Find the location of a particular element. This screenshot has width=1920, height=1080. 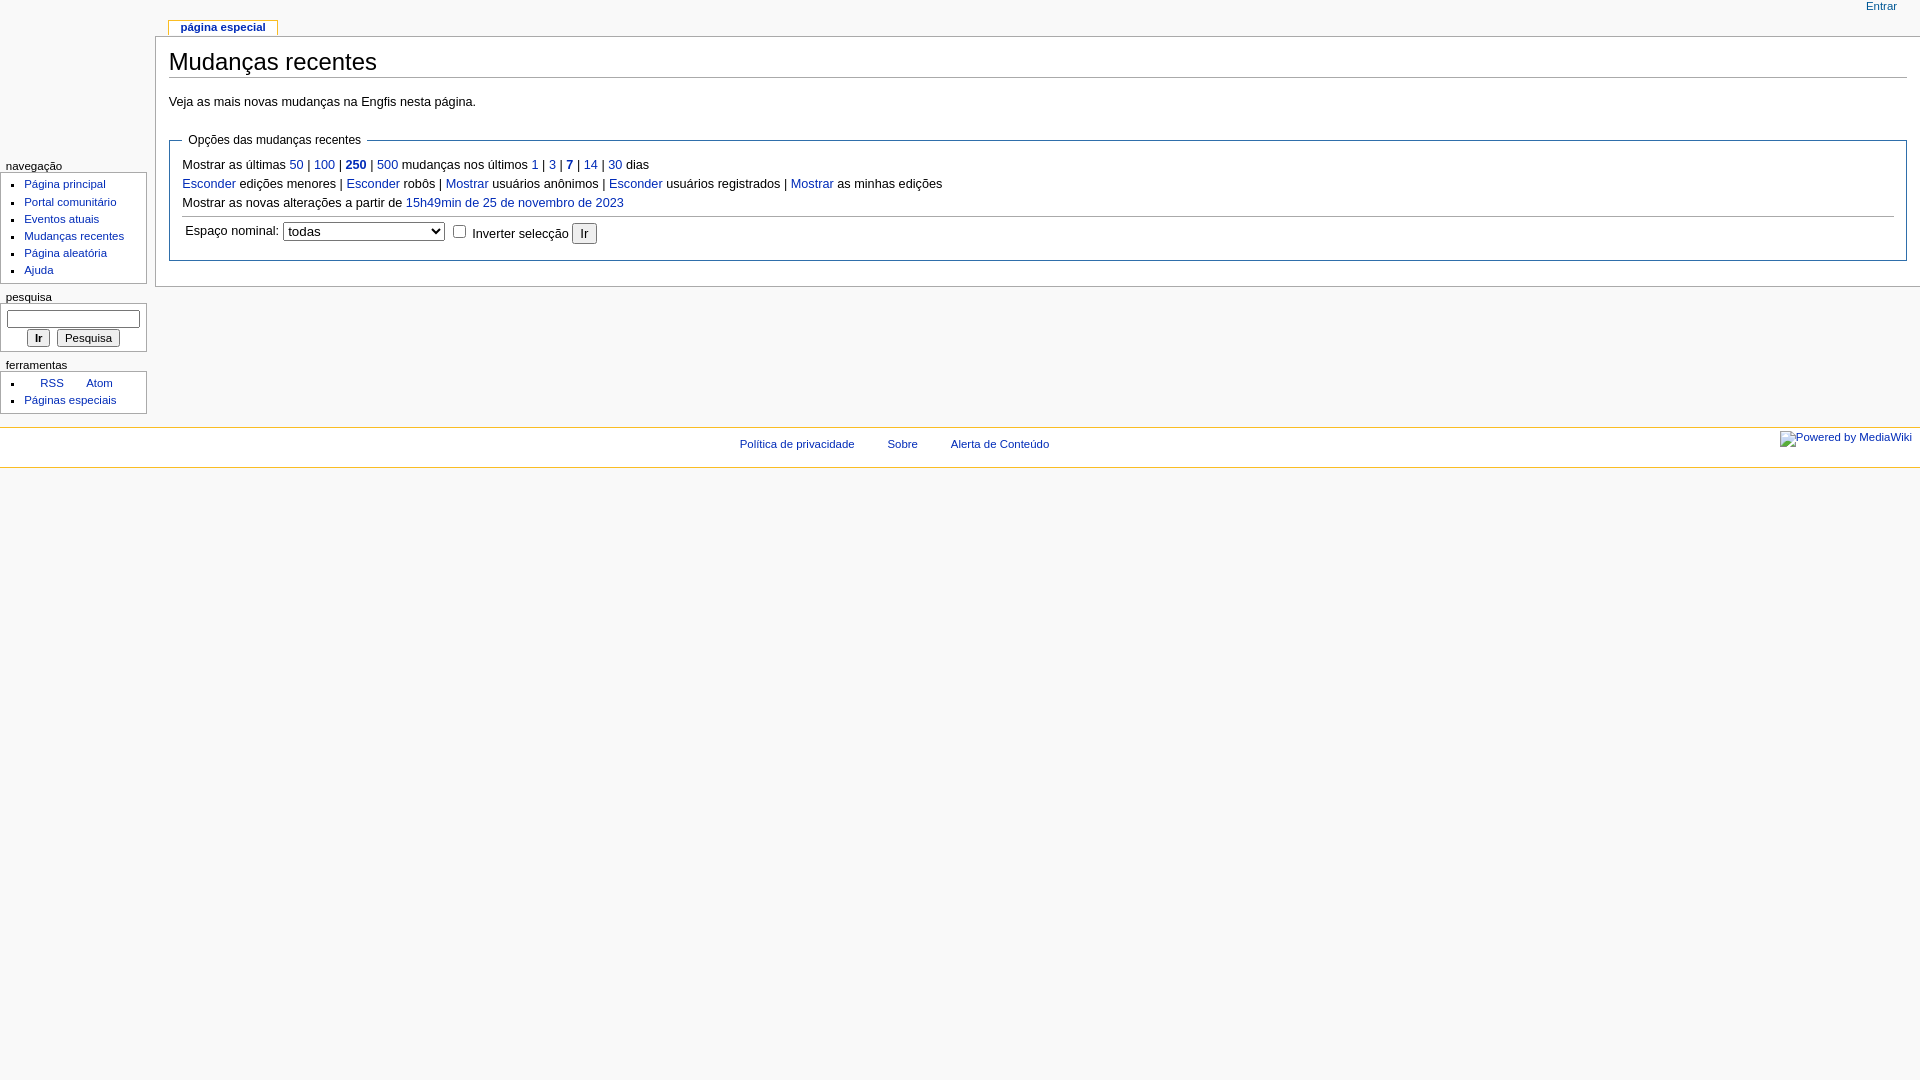

'Pesquisa' is located at coordinates (87, 337).